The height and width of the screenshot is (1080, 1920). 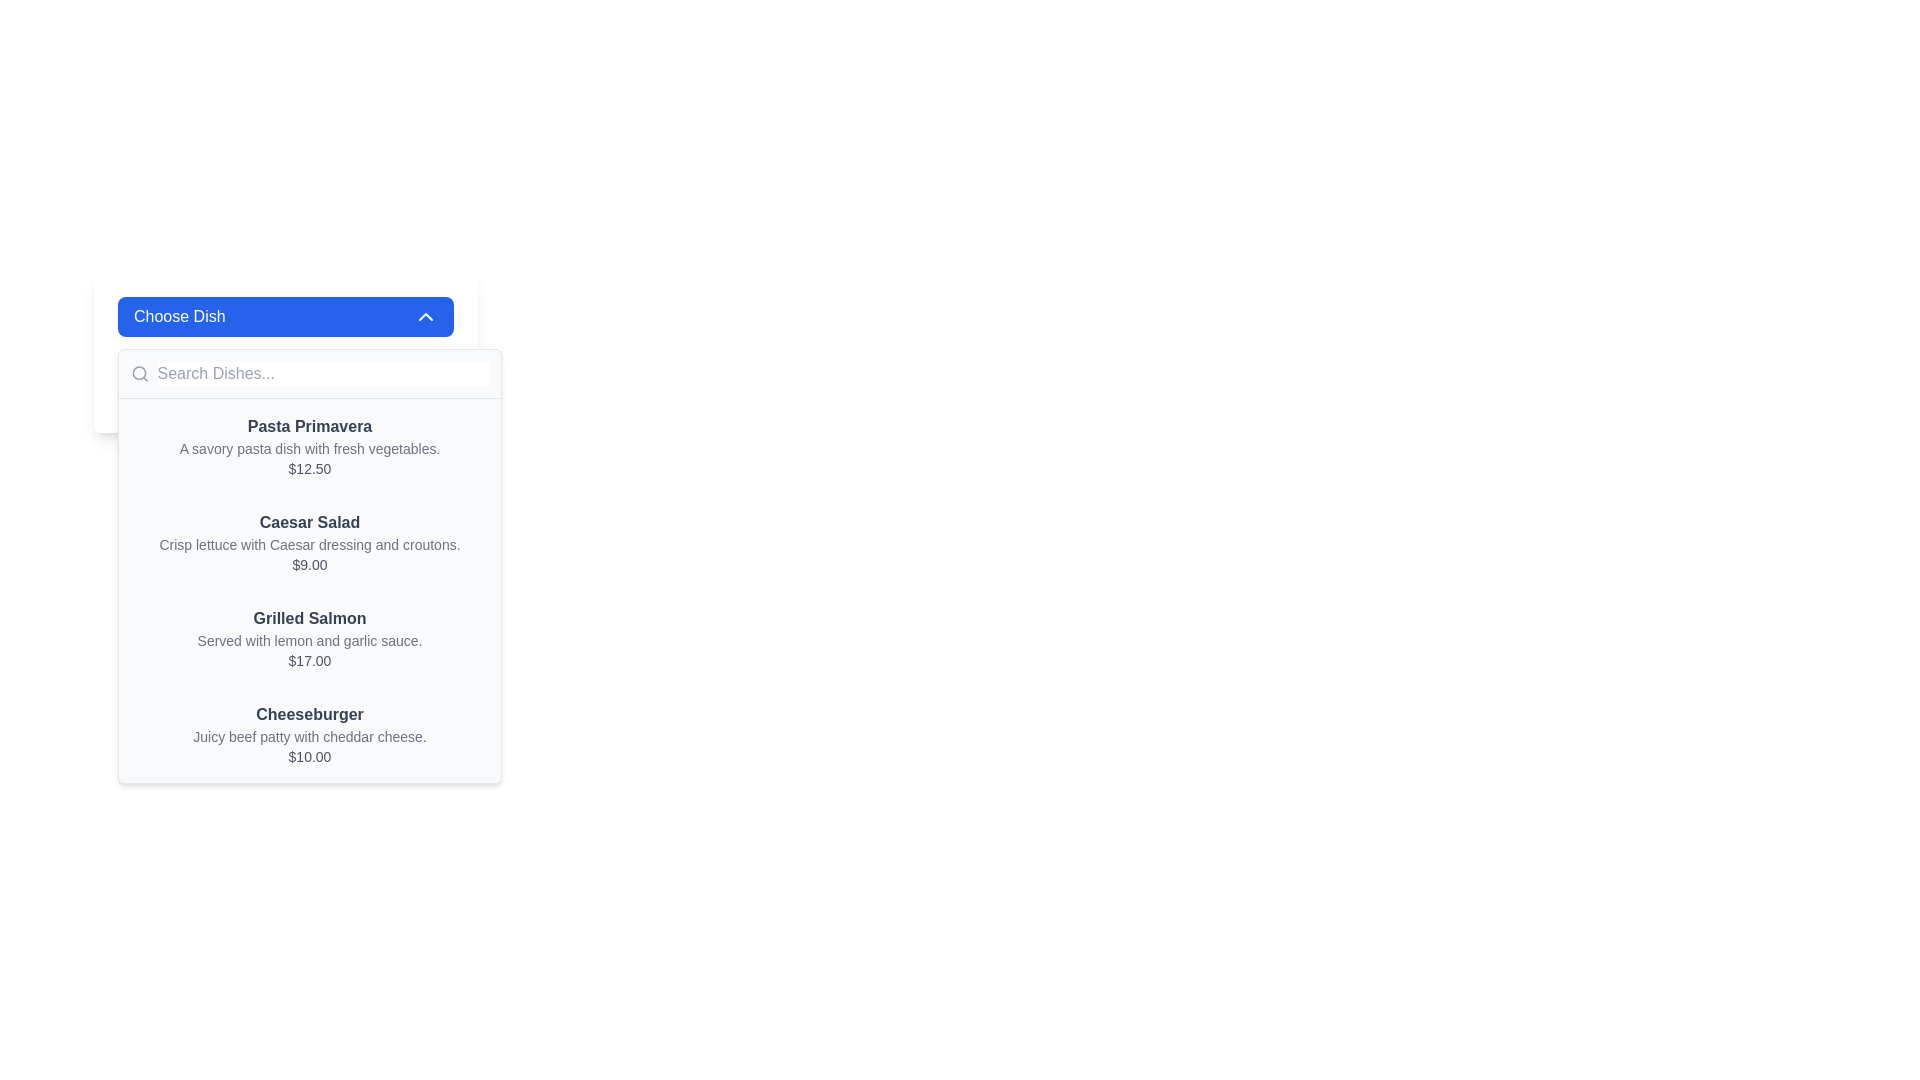 What do you see at coordinates (309, 756) in the screenshot?
I see `the text label displaying '$10.00' located below the Cheeseburger title and description` at bounding box center [309, 756].